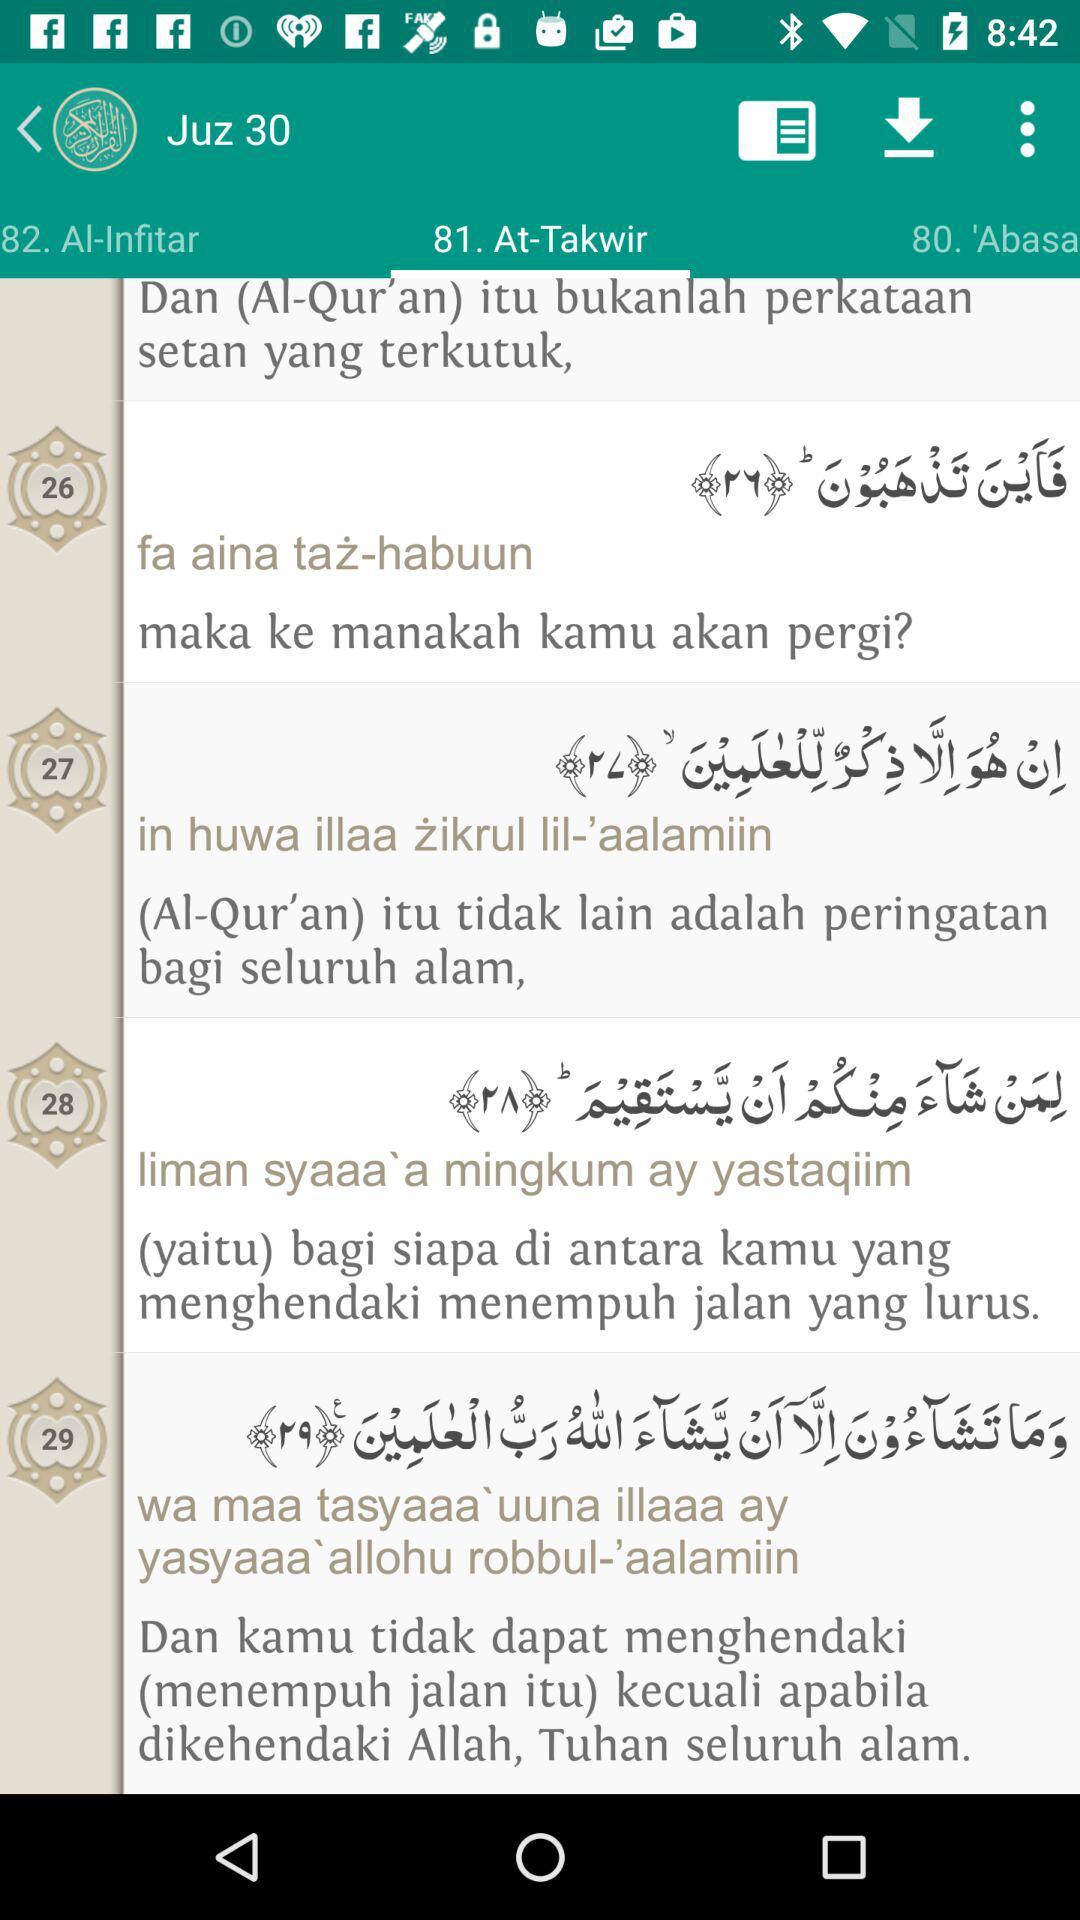 Image resolution: width=1080 pixels, height=1920 pixels. Describe the element at coordinates (909, 127) in the screenshot. I see `download this article` at that location.